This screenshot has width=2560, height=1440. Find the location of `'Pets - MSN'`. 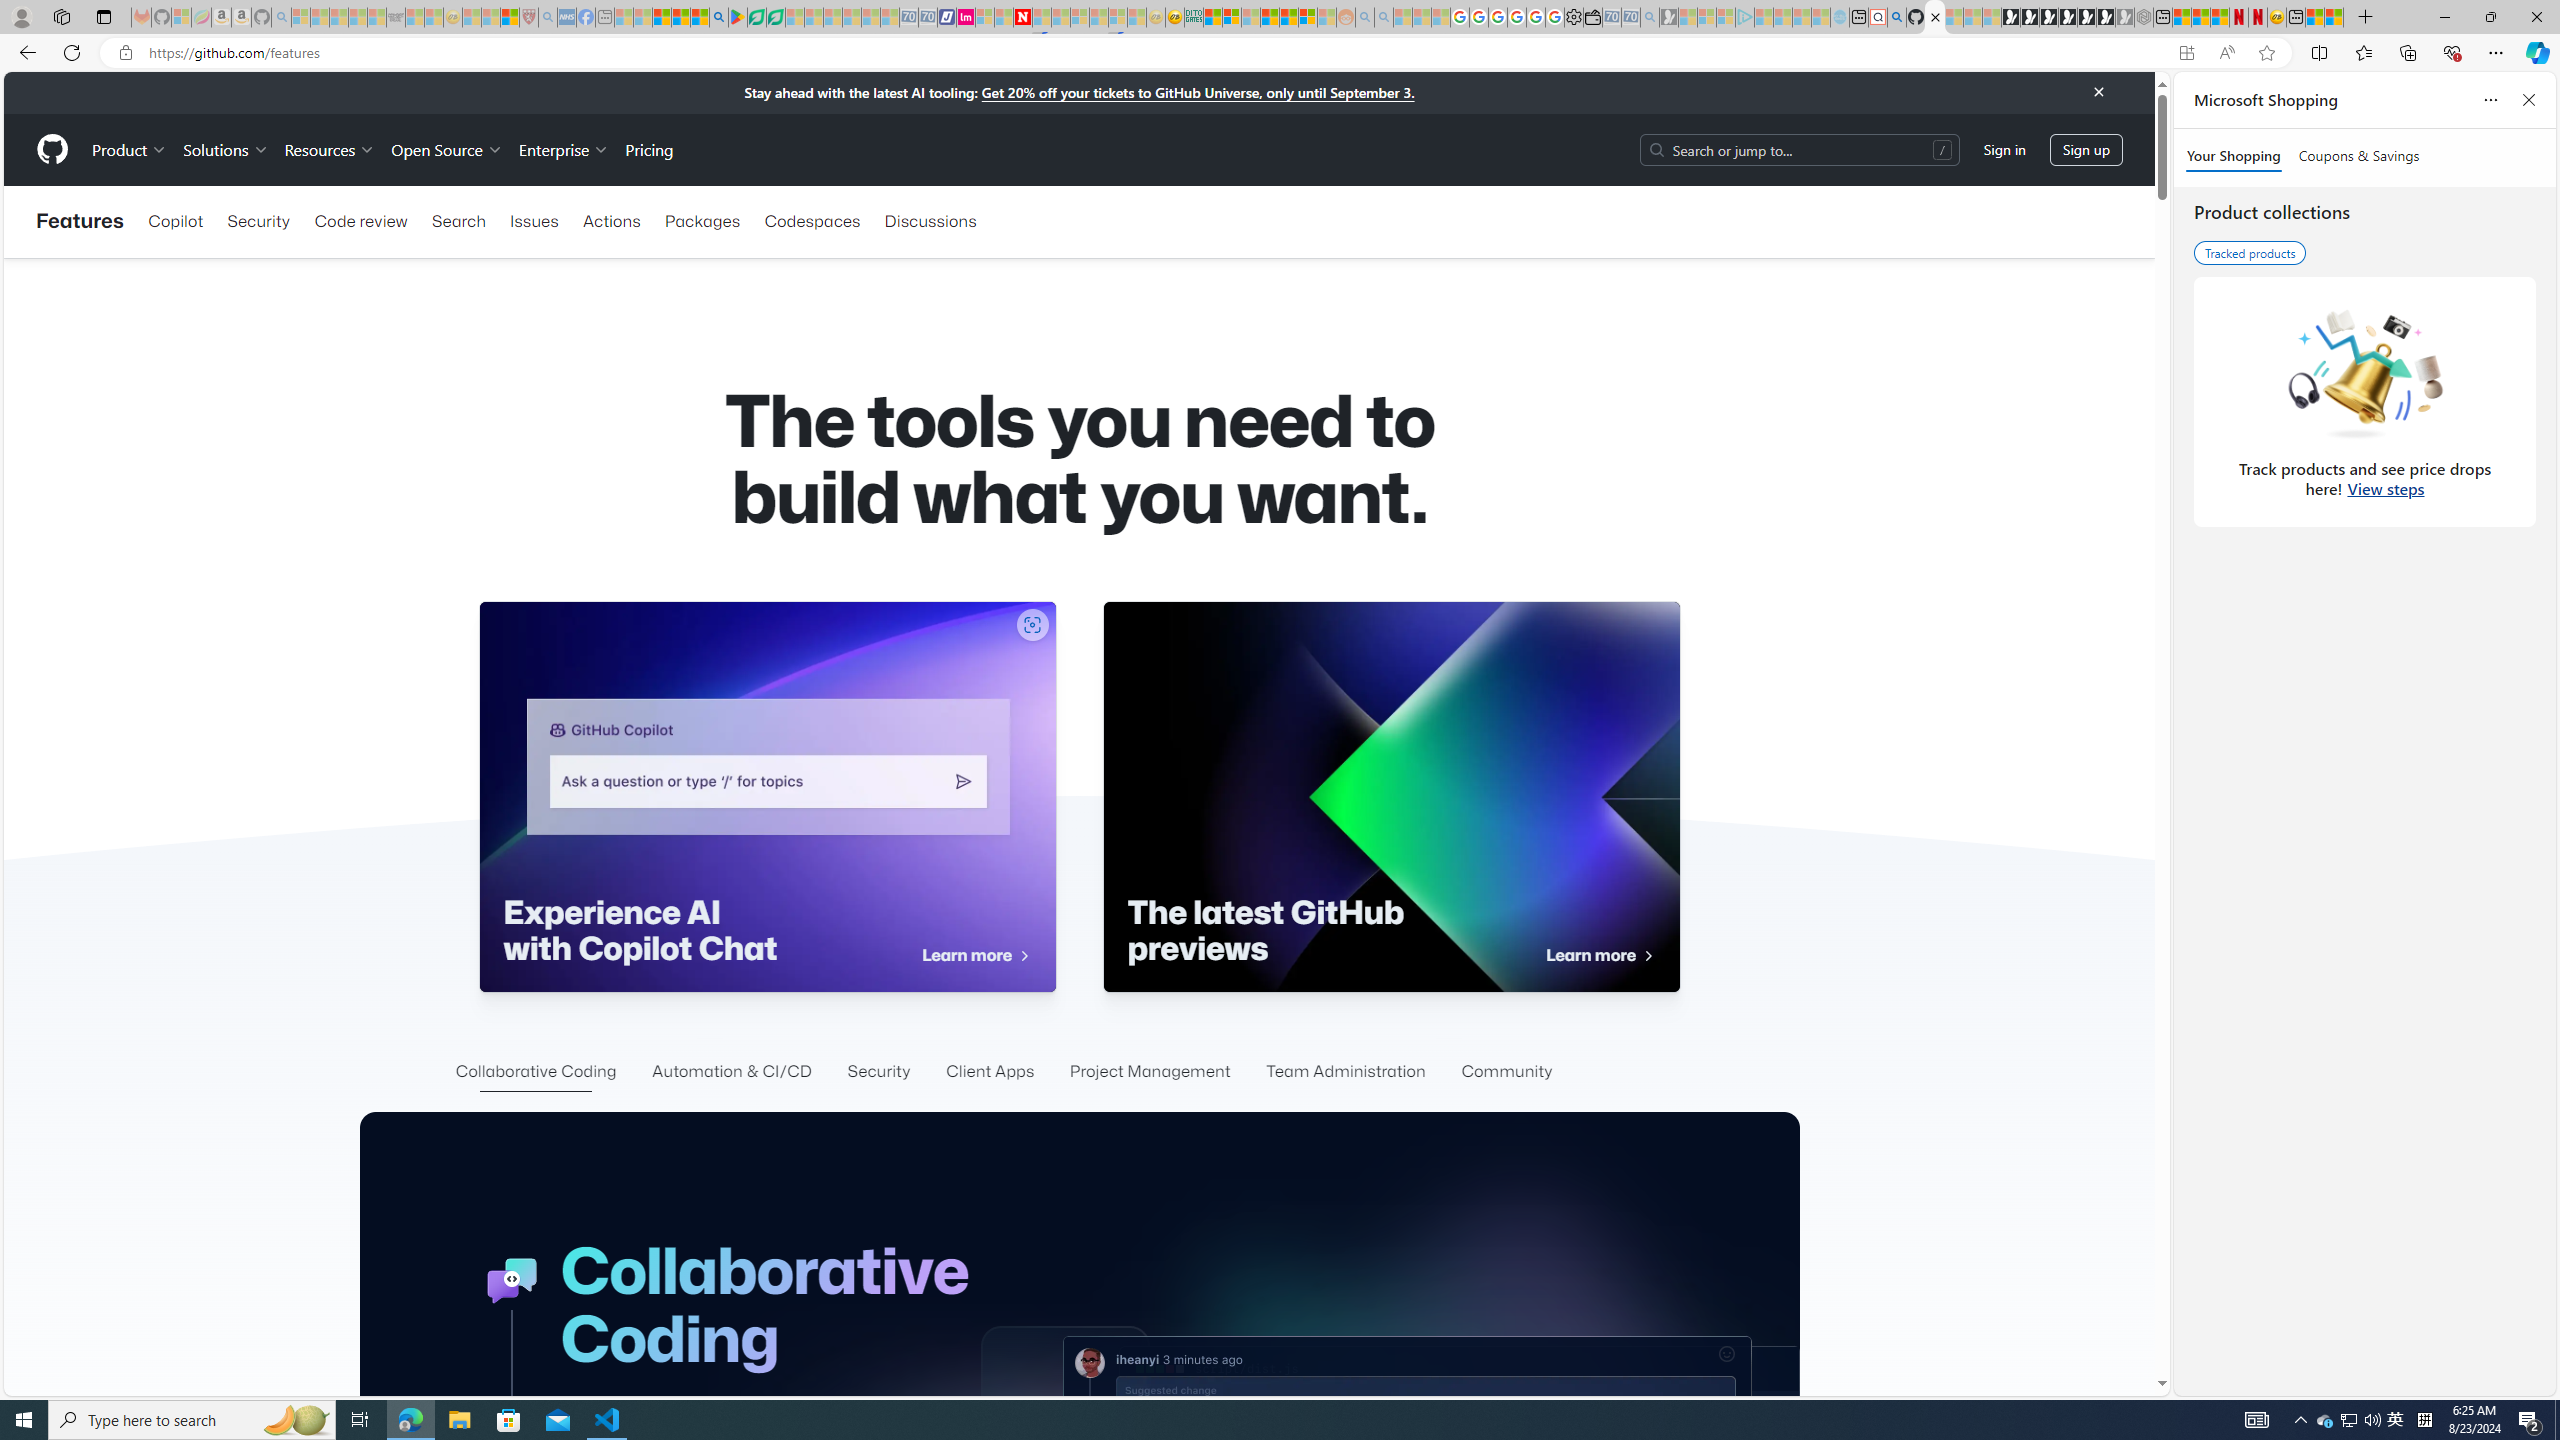

'Pets - MSN' is located at coordinates (680, 16).